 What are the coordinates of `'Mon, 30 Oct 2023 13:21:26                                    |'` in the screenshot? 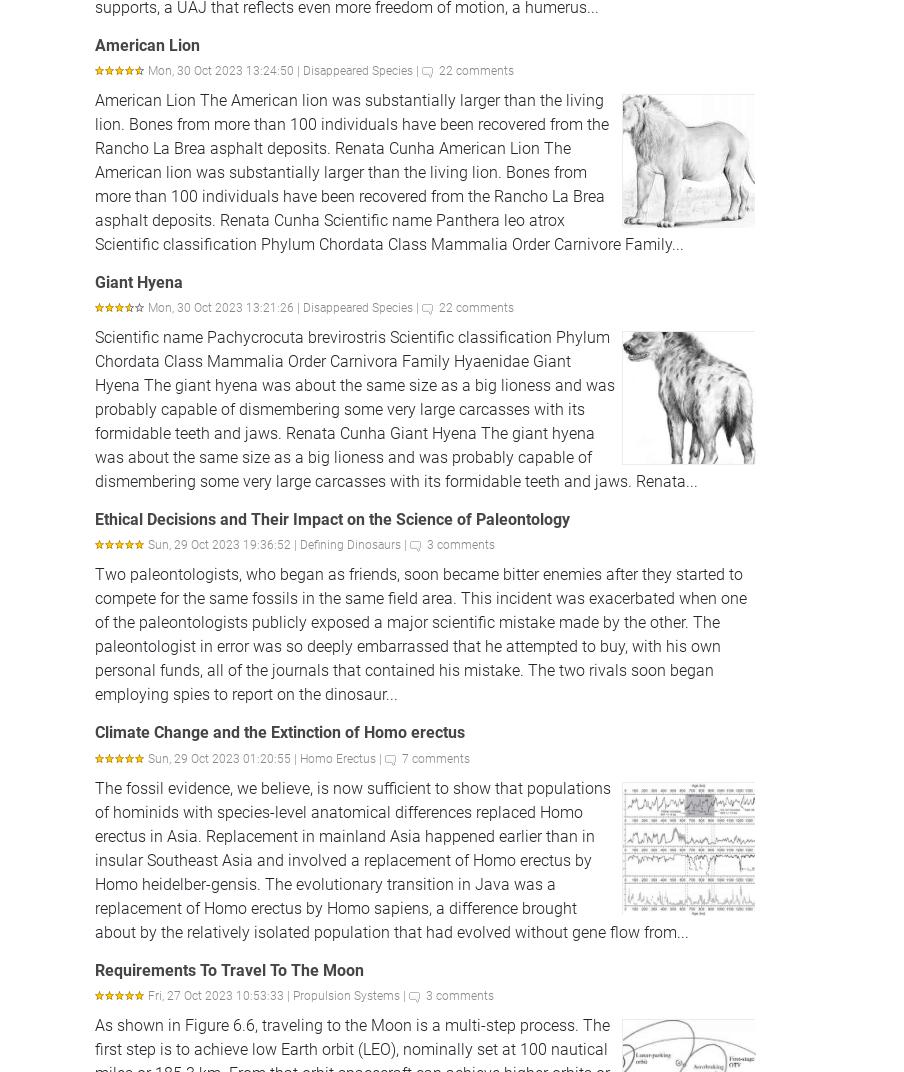 It's located at (225, 306).